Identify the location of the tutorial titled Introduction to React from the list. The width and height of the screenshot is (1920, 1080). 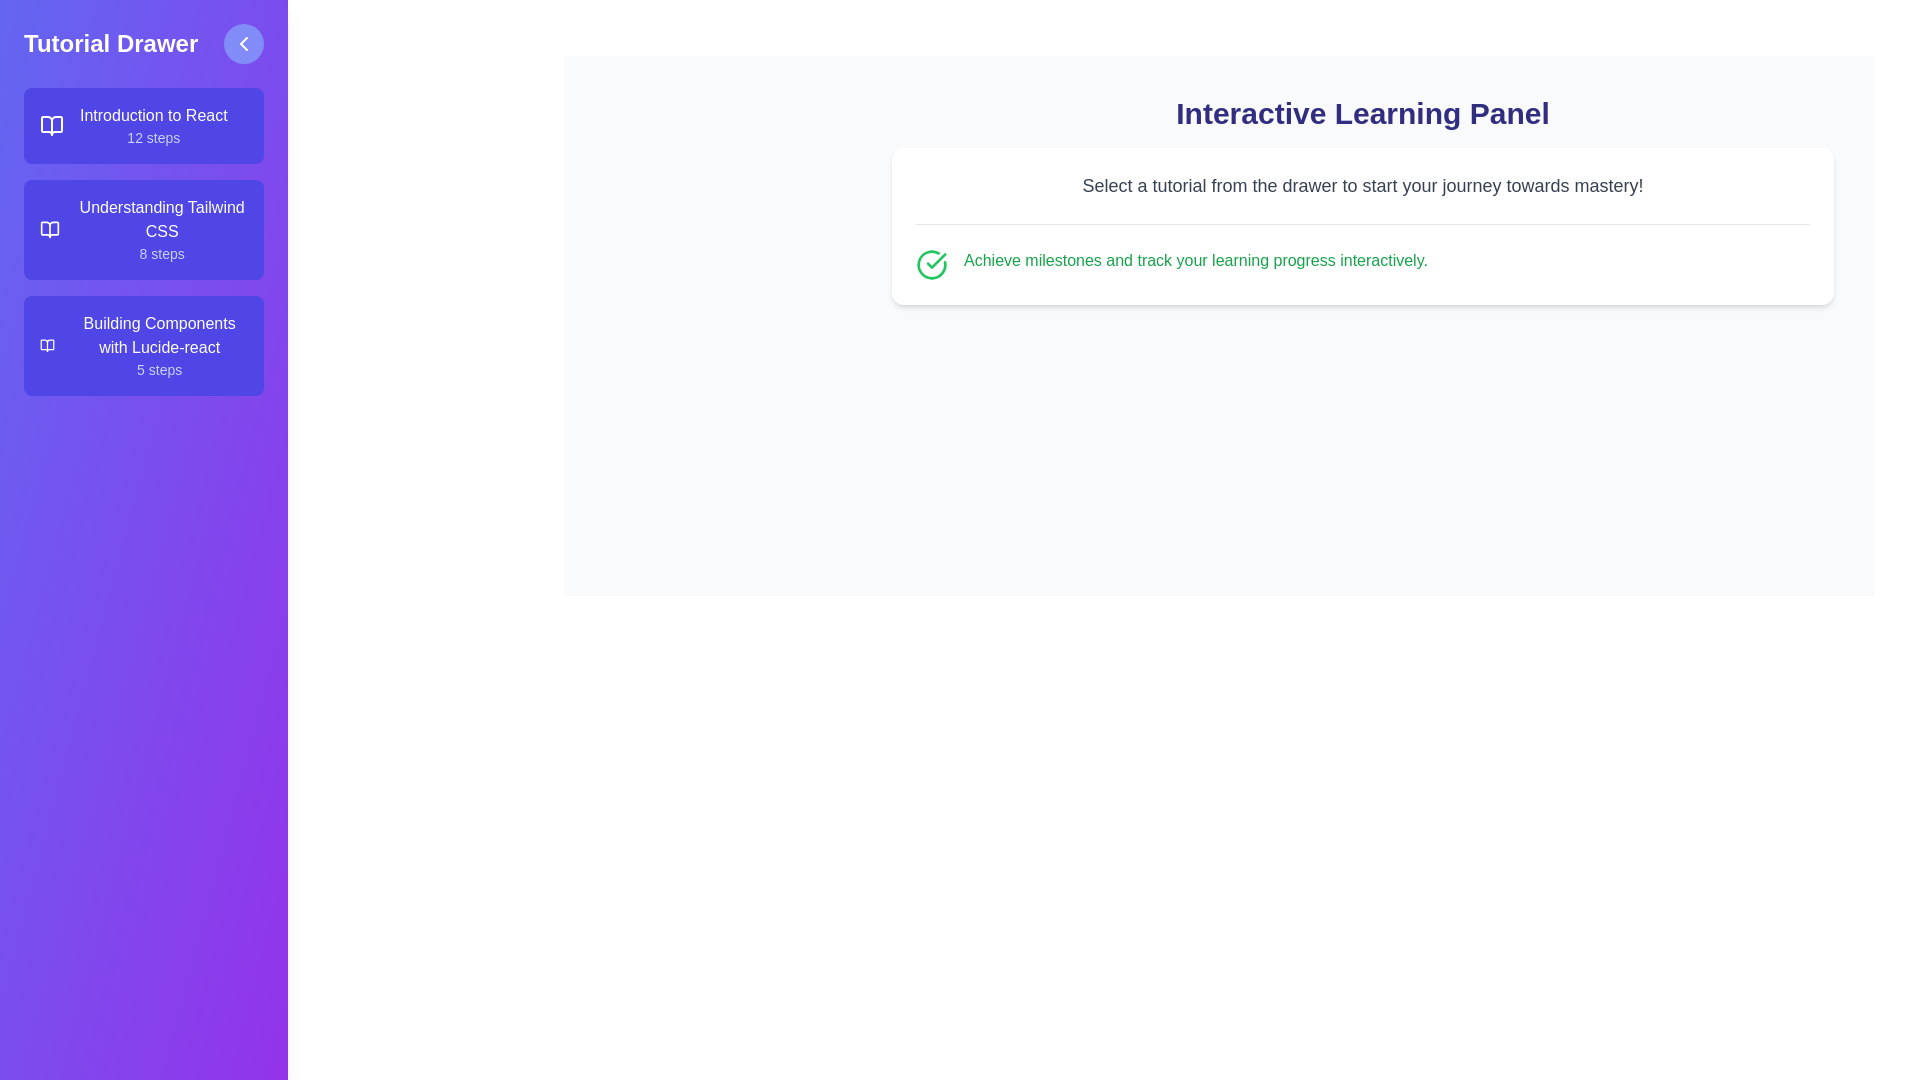
(143, 126).